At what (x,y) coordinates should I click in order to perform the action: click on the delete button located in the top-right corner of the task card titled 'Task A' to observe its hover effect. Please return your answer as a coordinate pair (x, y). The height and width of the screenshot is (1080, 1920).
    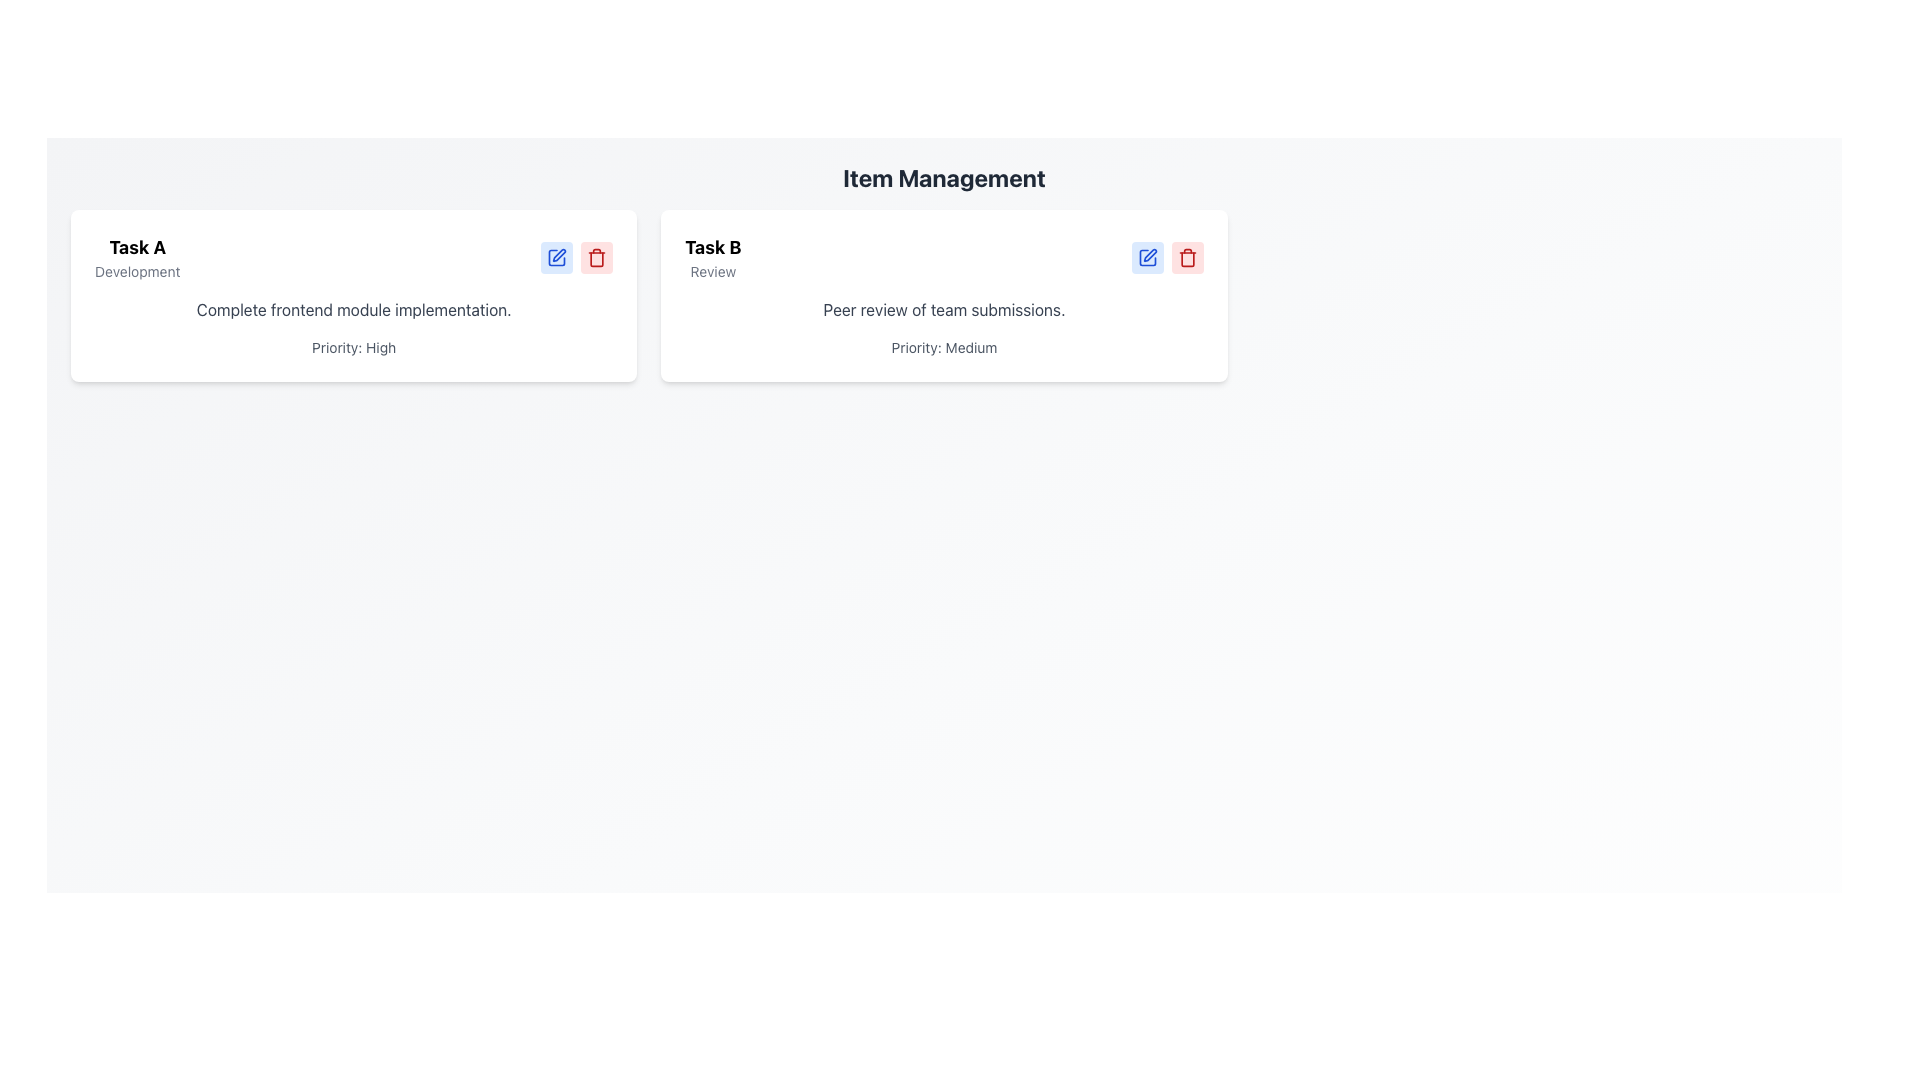
    Looking at the image, I should click on (596, 257).